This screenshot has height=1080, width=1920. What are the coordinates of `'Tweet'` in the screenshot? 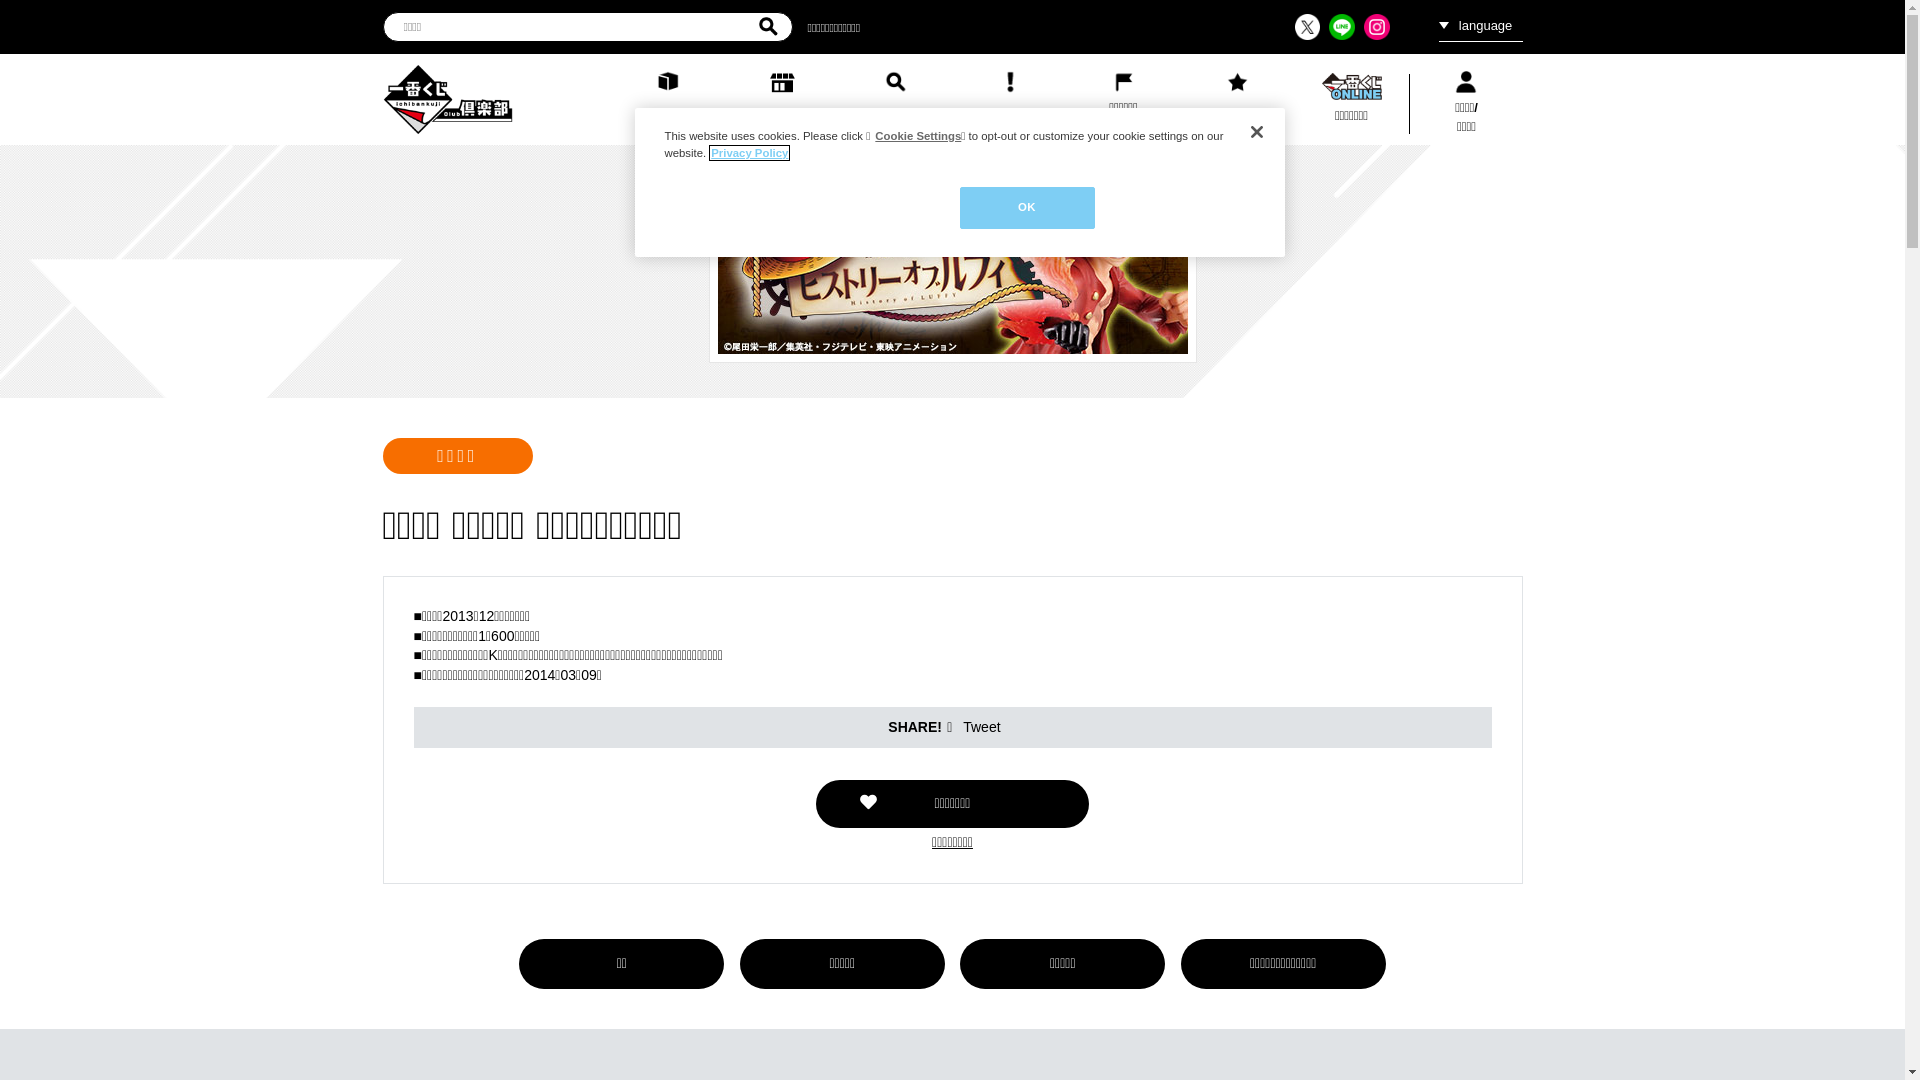 It's located at (981, 726).